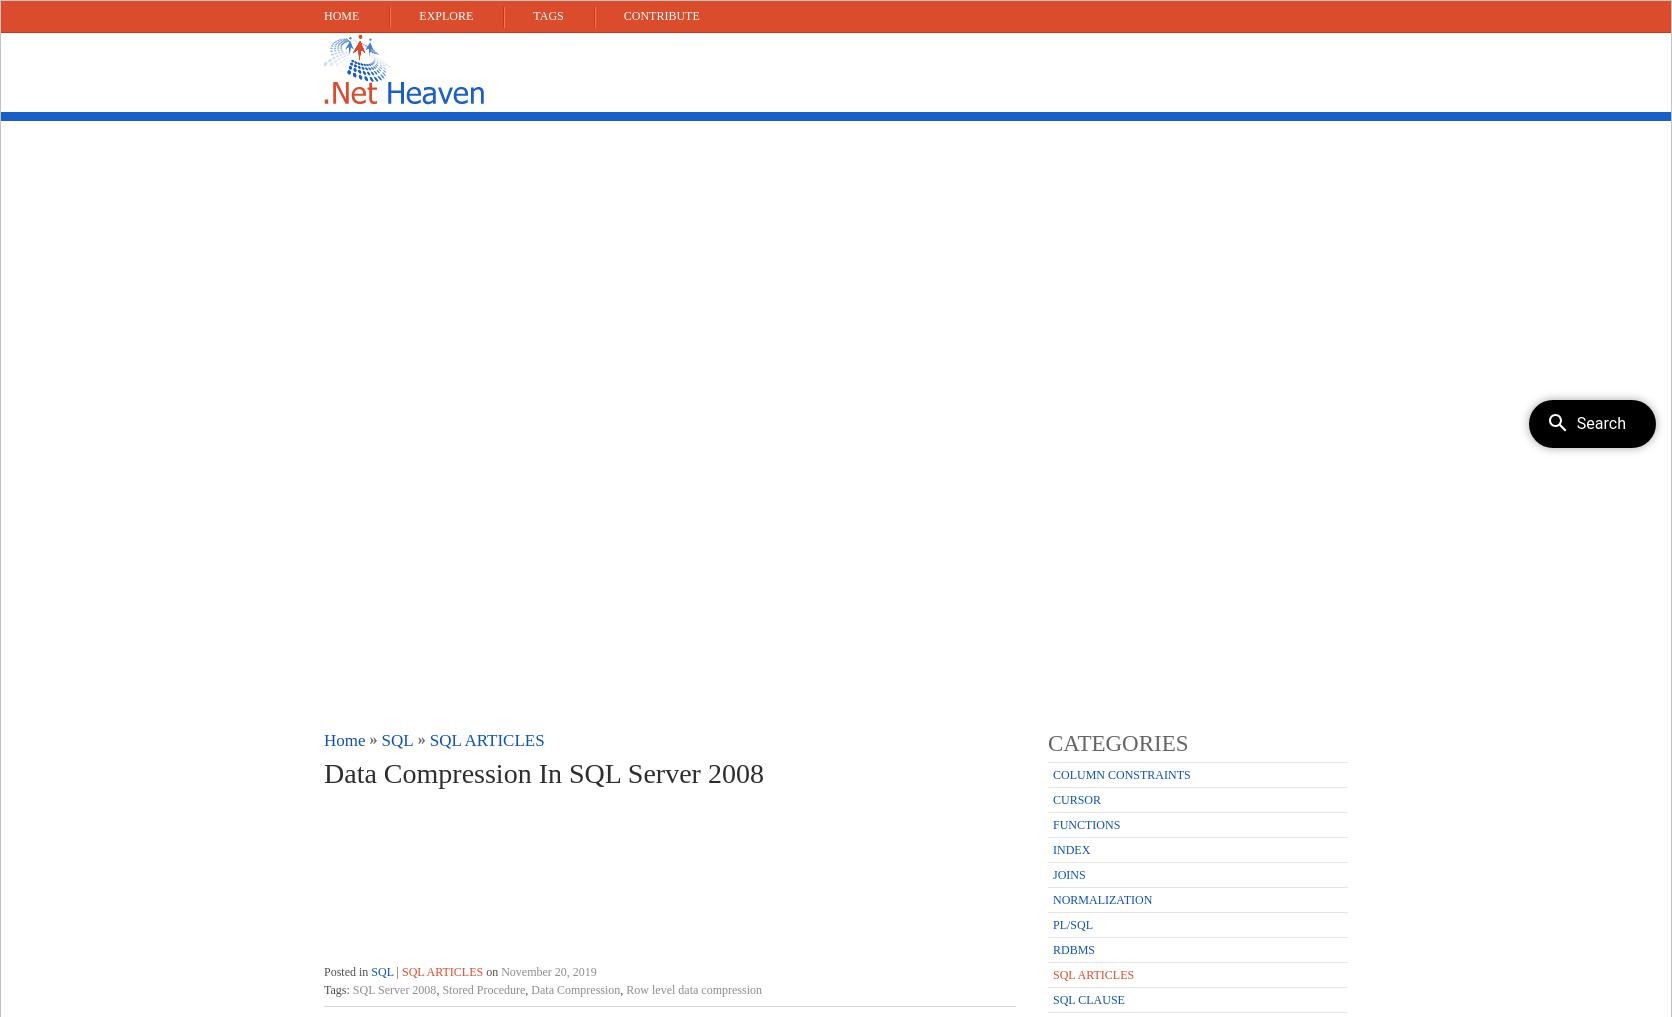 The image size is (1672, 1017). What do you see at coordinates (1072, 923) in the screenshot?
I see `'PL/SQL'` at bounding box center [1072, 923].